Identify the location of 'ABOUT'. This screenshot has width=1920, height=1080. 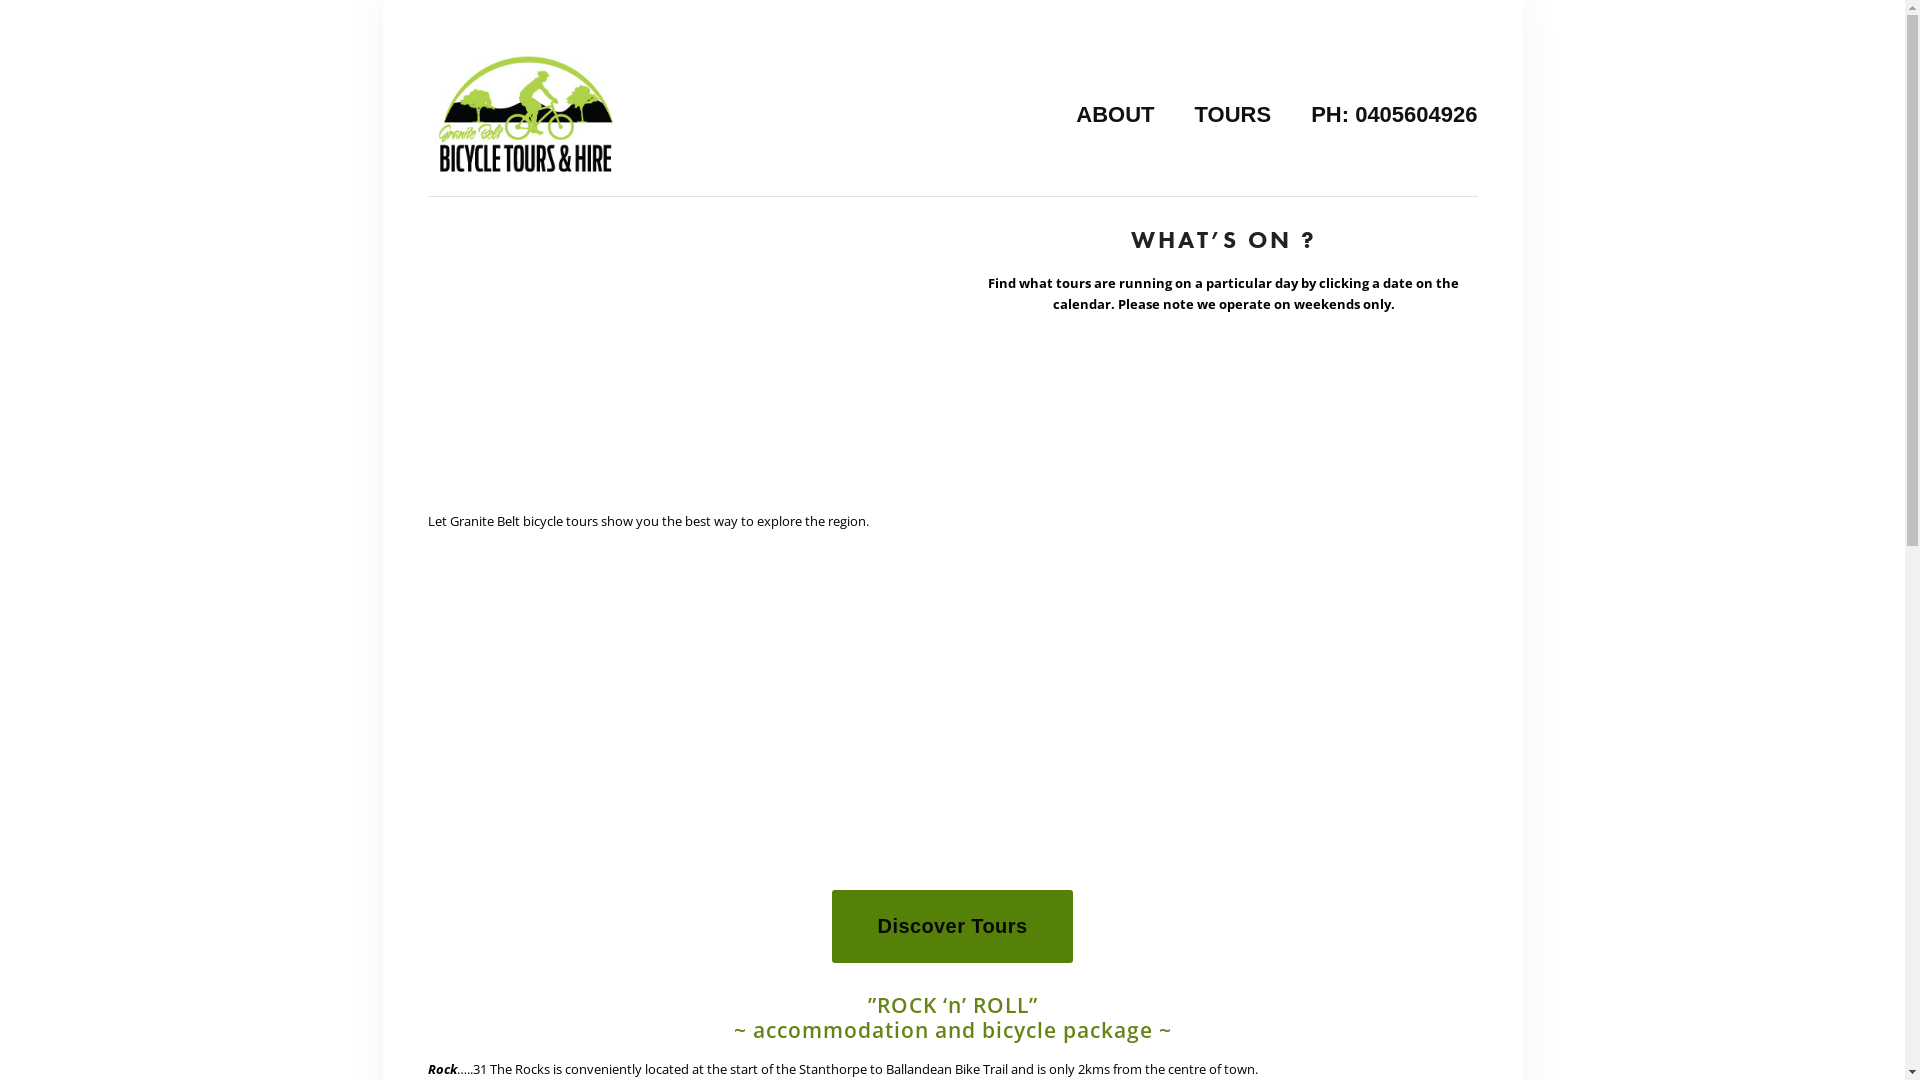
(1113, 114).